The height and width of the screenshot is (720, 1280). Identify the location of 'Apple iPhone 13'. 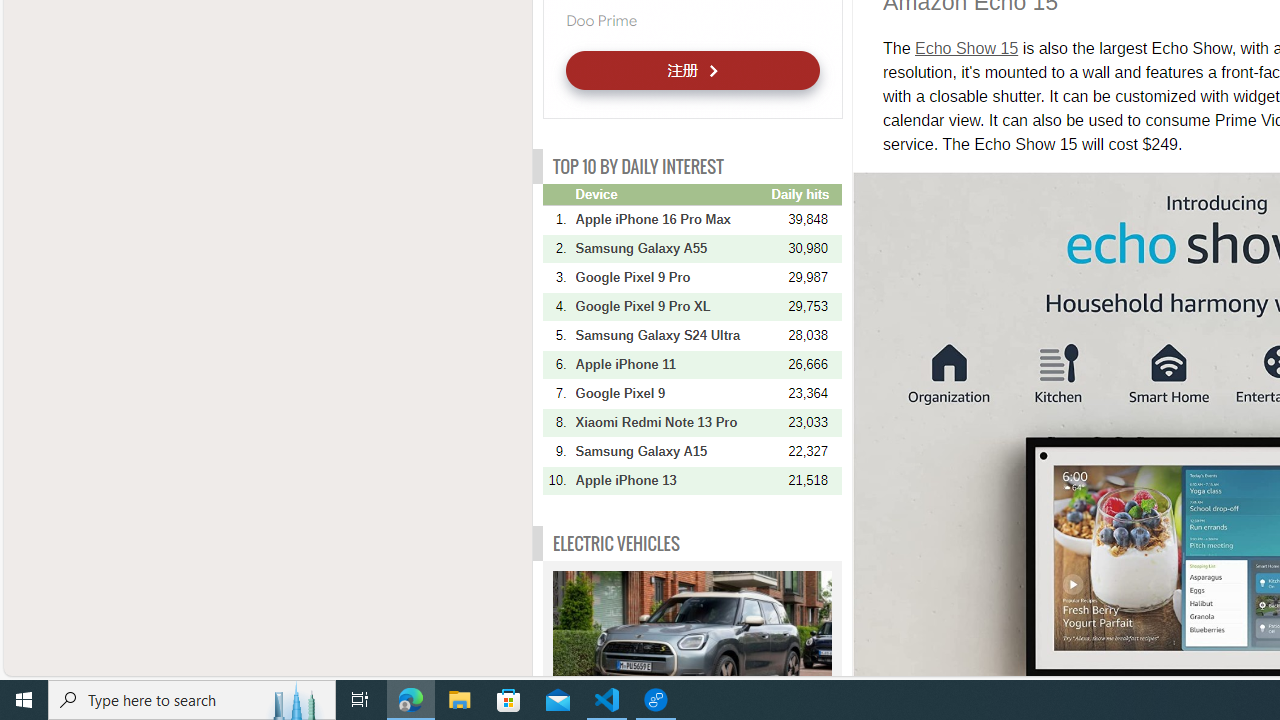
(671, 480).